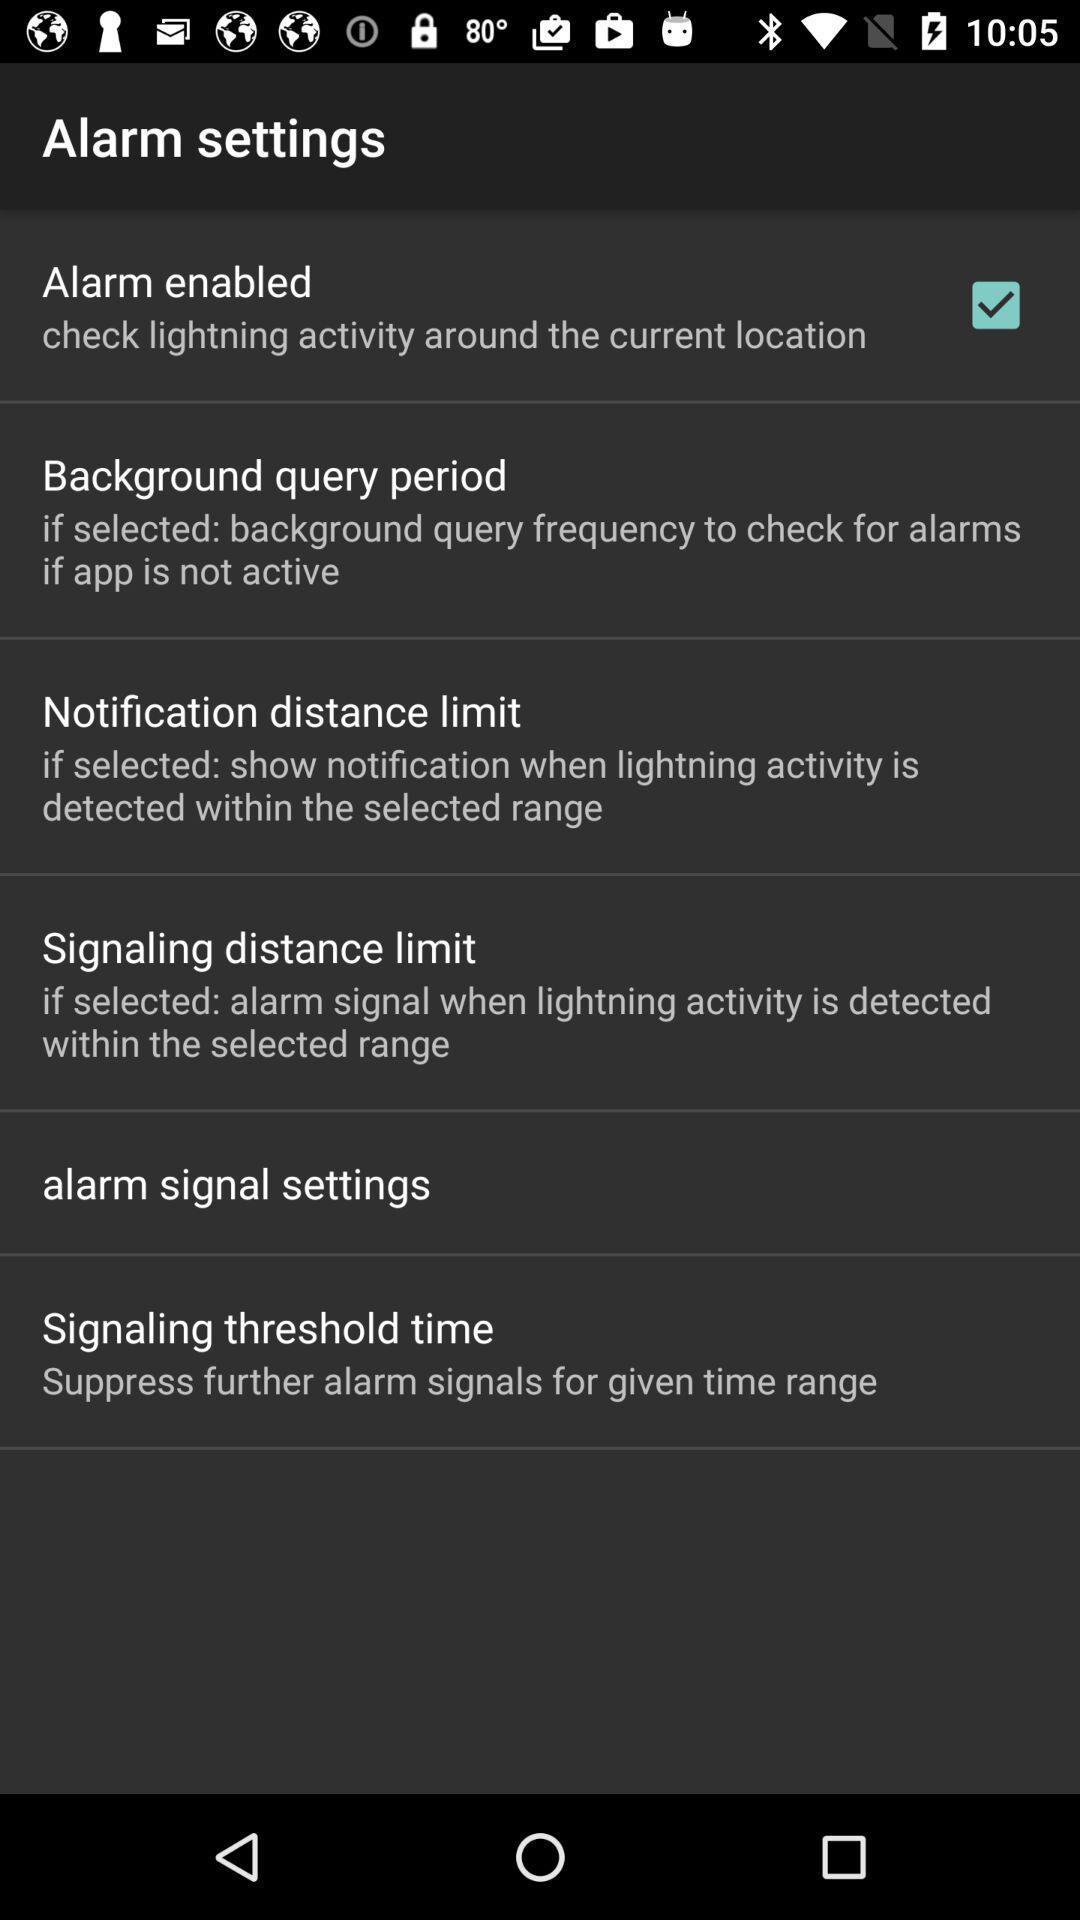 This screenshot has width=1080, height=1920. Describe the element at coordinates (176, 279) in the screenshot. I see `item above the check lightning activity item` at that location.